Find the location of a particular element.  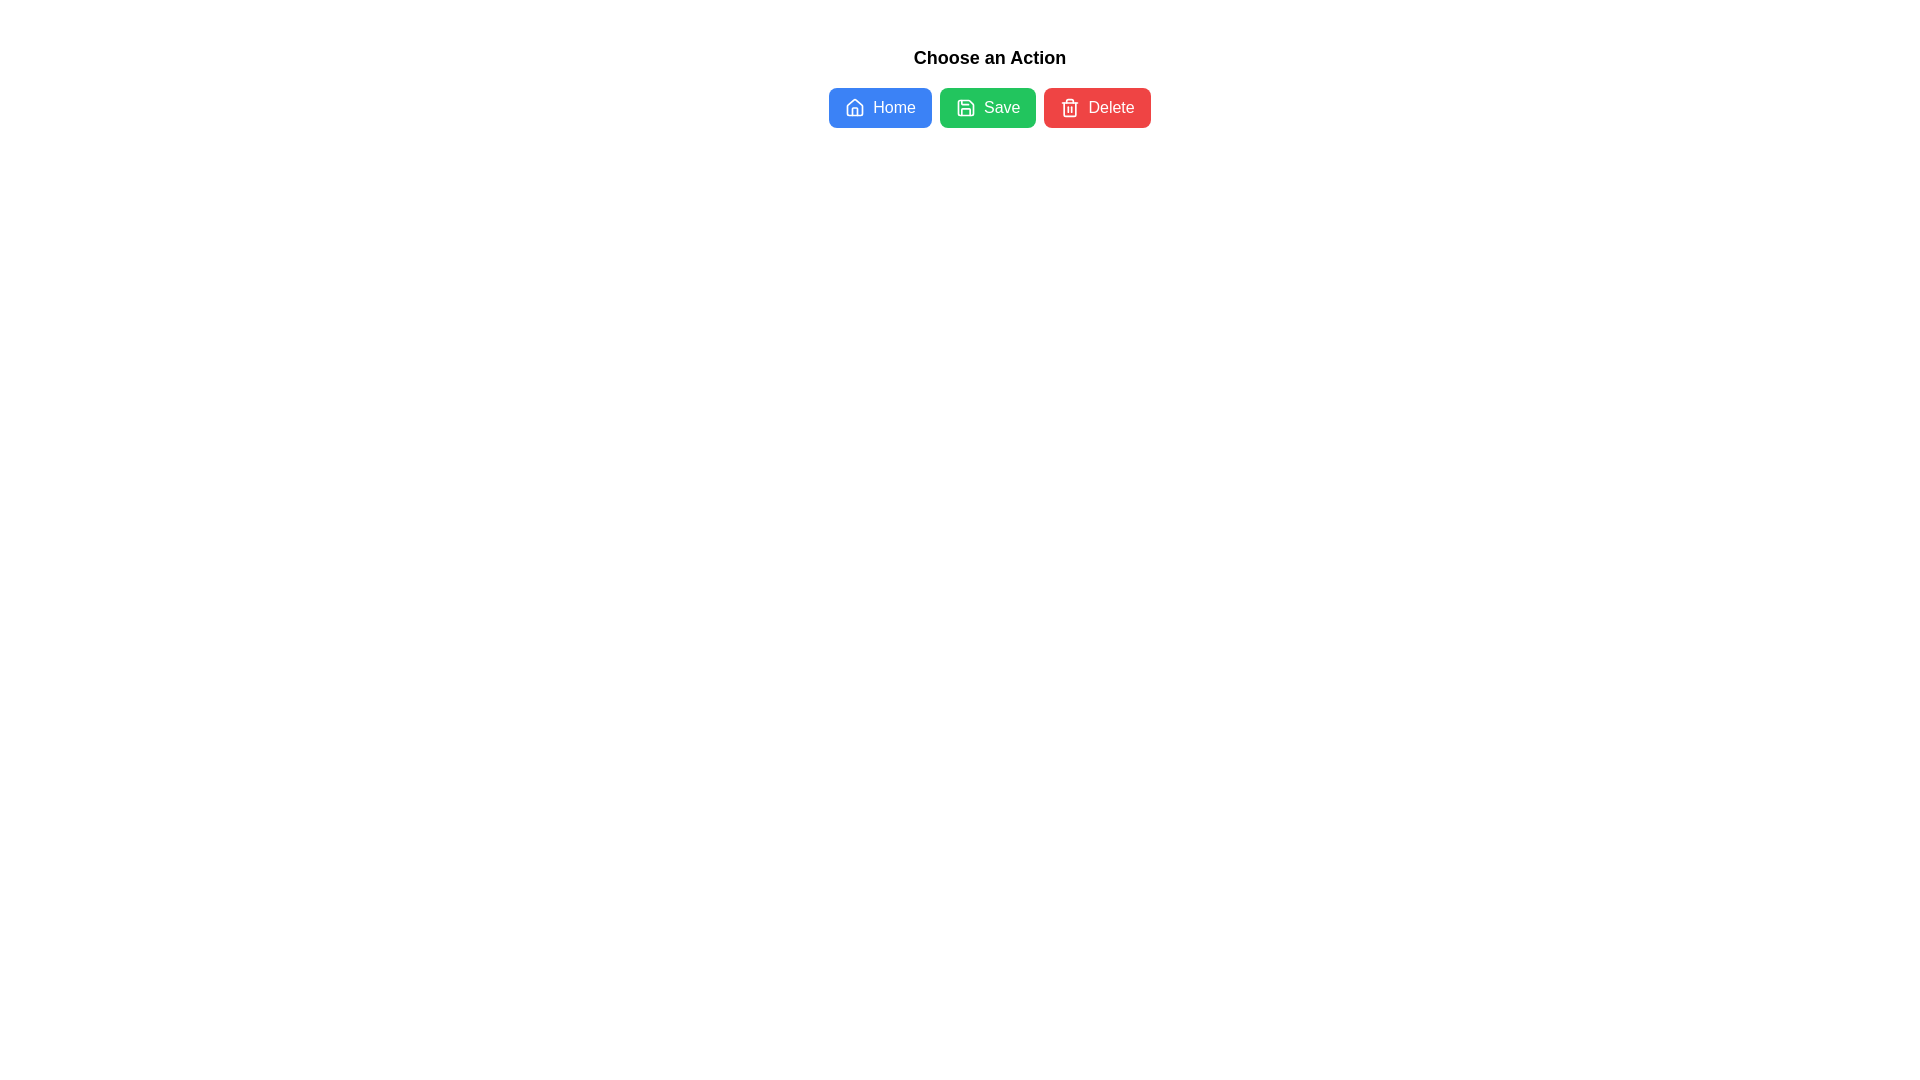

the green 'Save' button icon located at the top-center of the interface is located at coordinates (965, 108).